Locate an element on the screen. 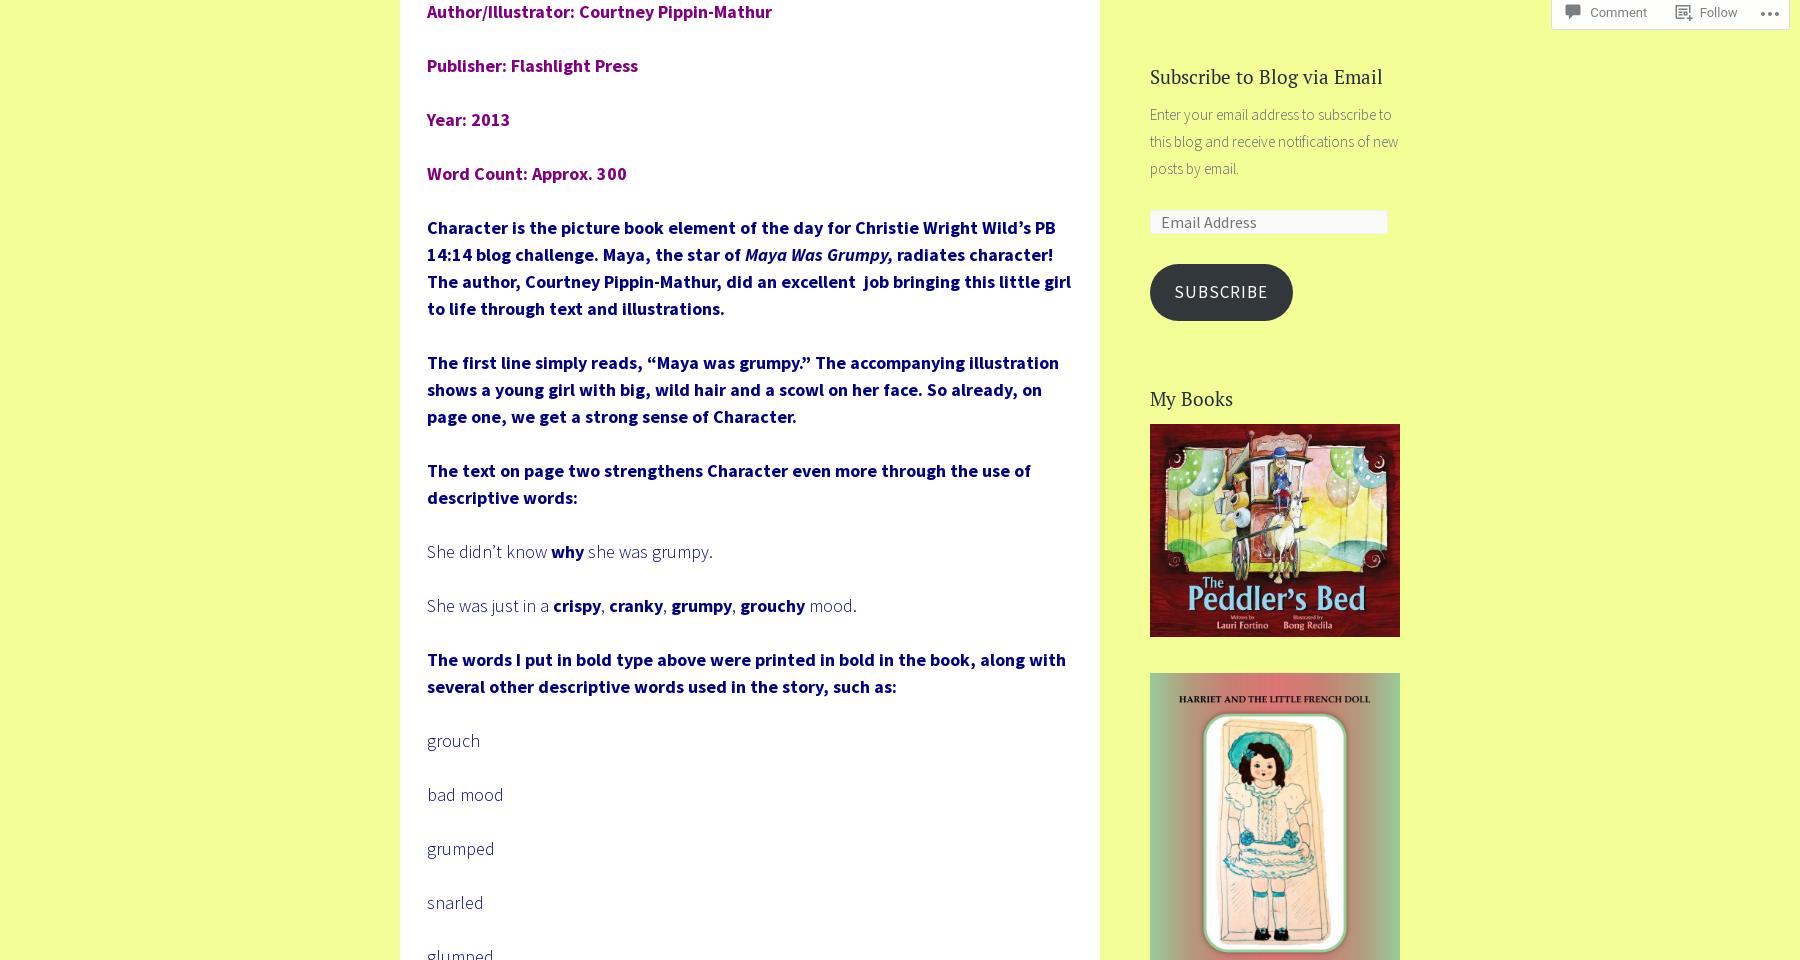 Image resolution: width=1800 pixels, height=960 pixels. 'grouch' is located at coordinates (452, 738).